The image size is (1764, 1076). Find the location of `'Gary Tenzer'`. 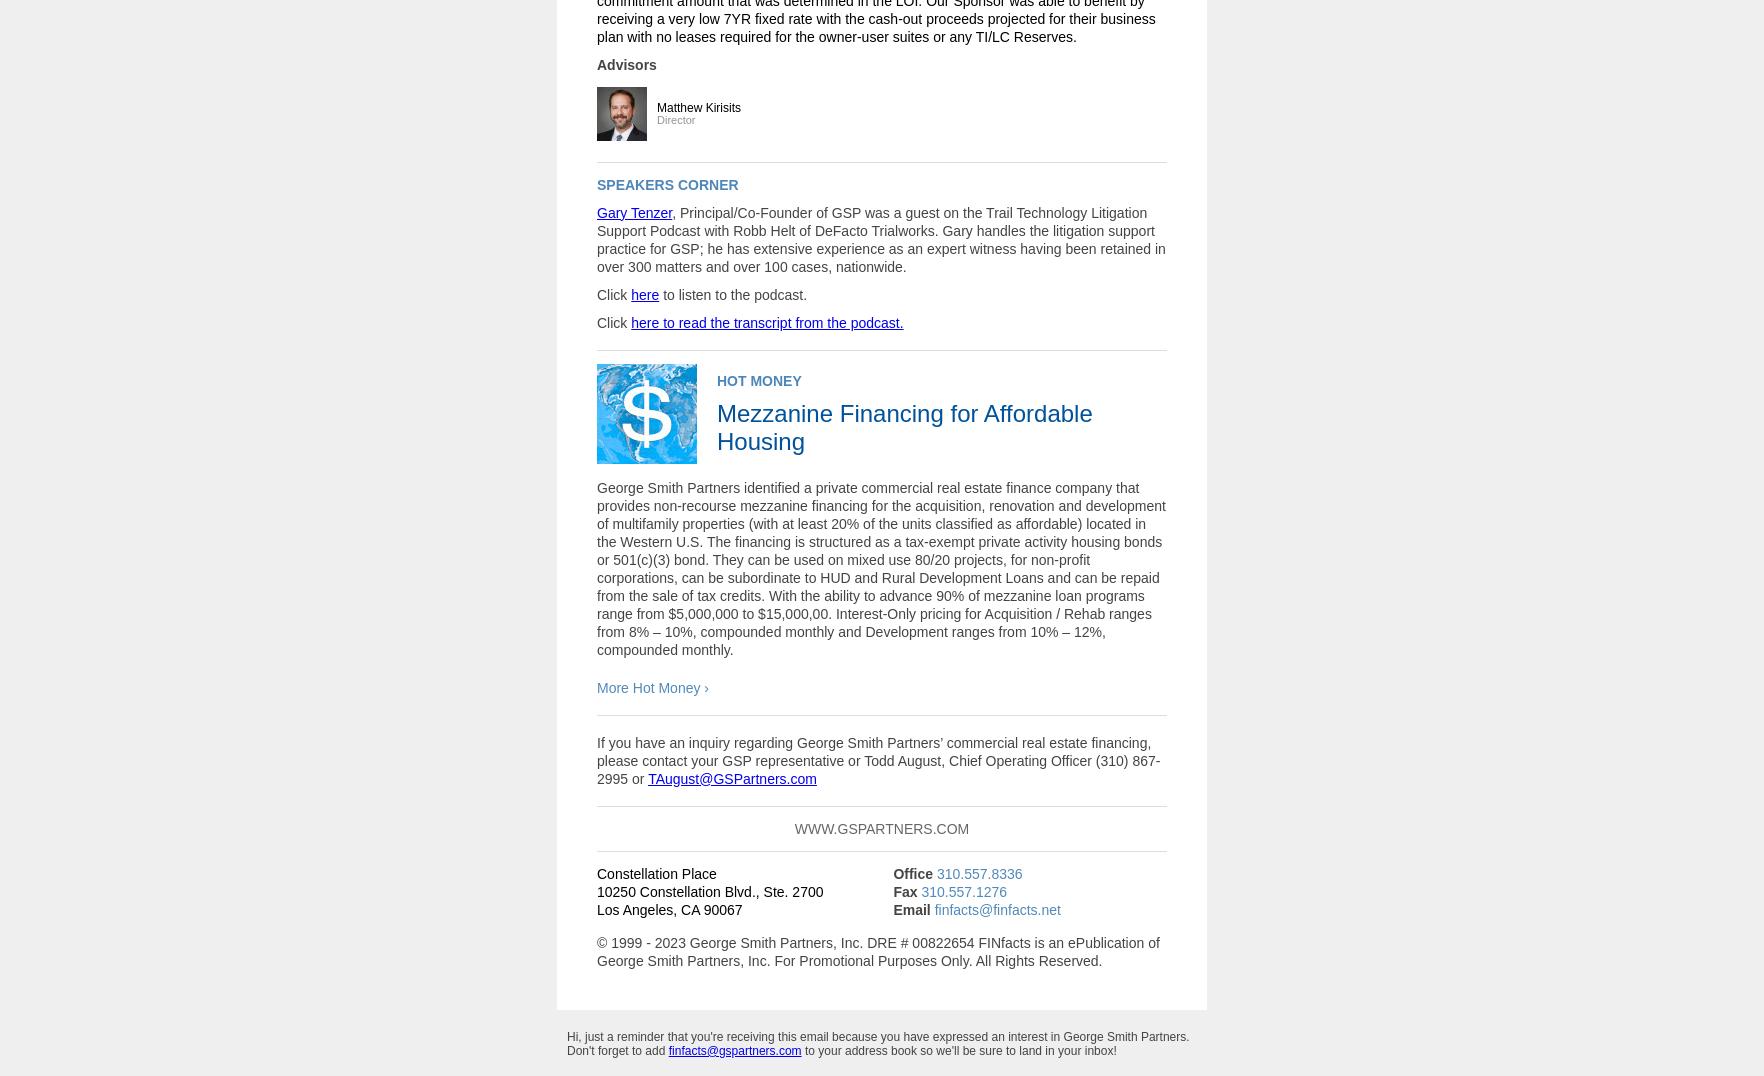

'Gary Tenzer' is located at coordinates (596, 210).